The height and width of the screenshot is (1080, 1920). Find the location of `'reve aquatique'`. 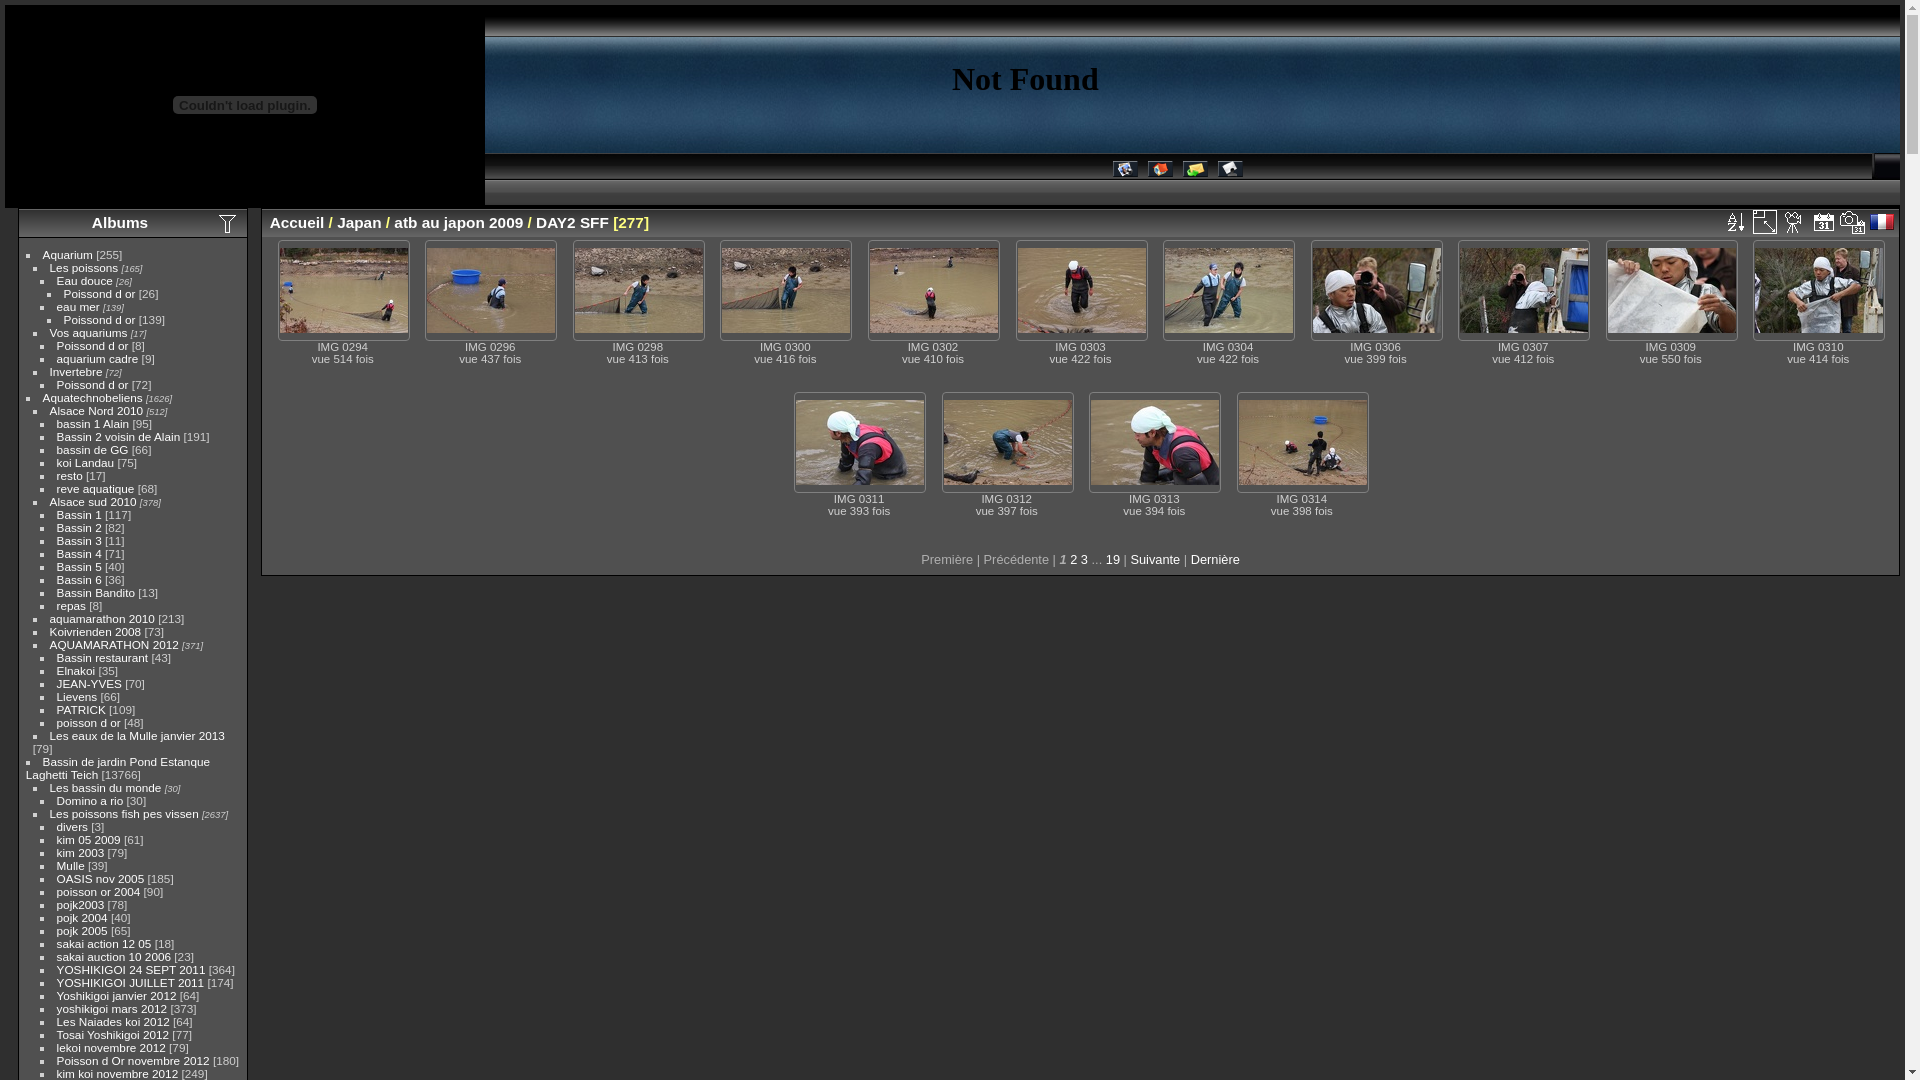

'reve aquatique' is located at coordinates (95, 488).